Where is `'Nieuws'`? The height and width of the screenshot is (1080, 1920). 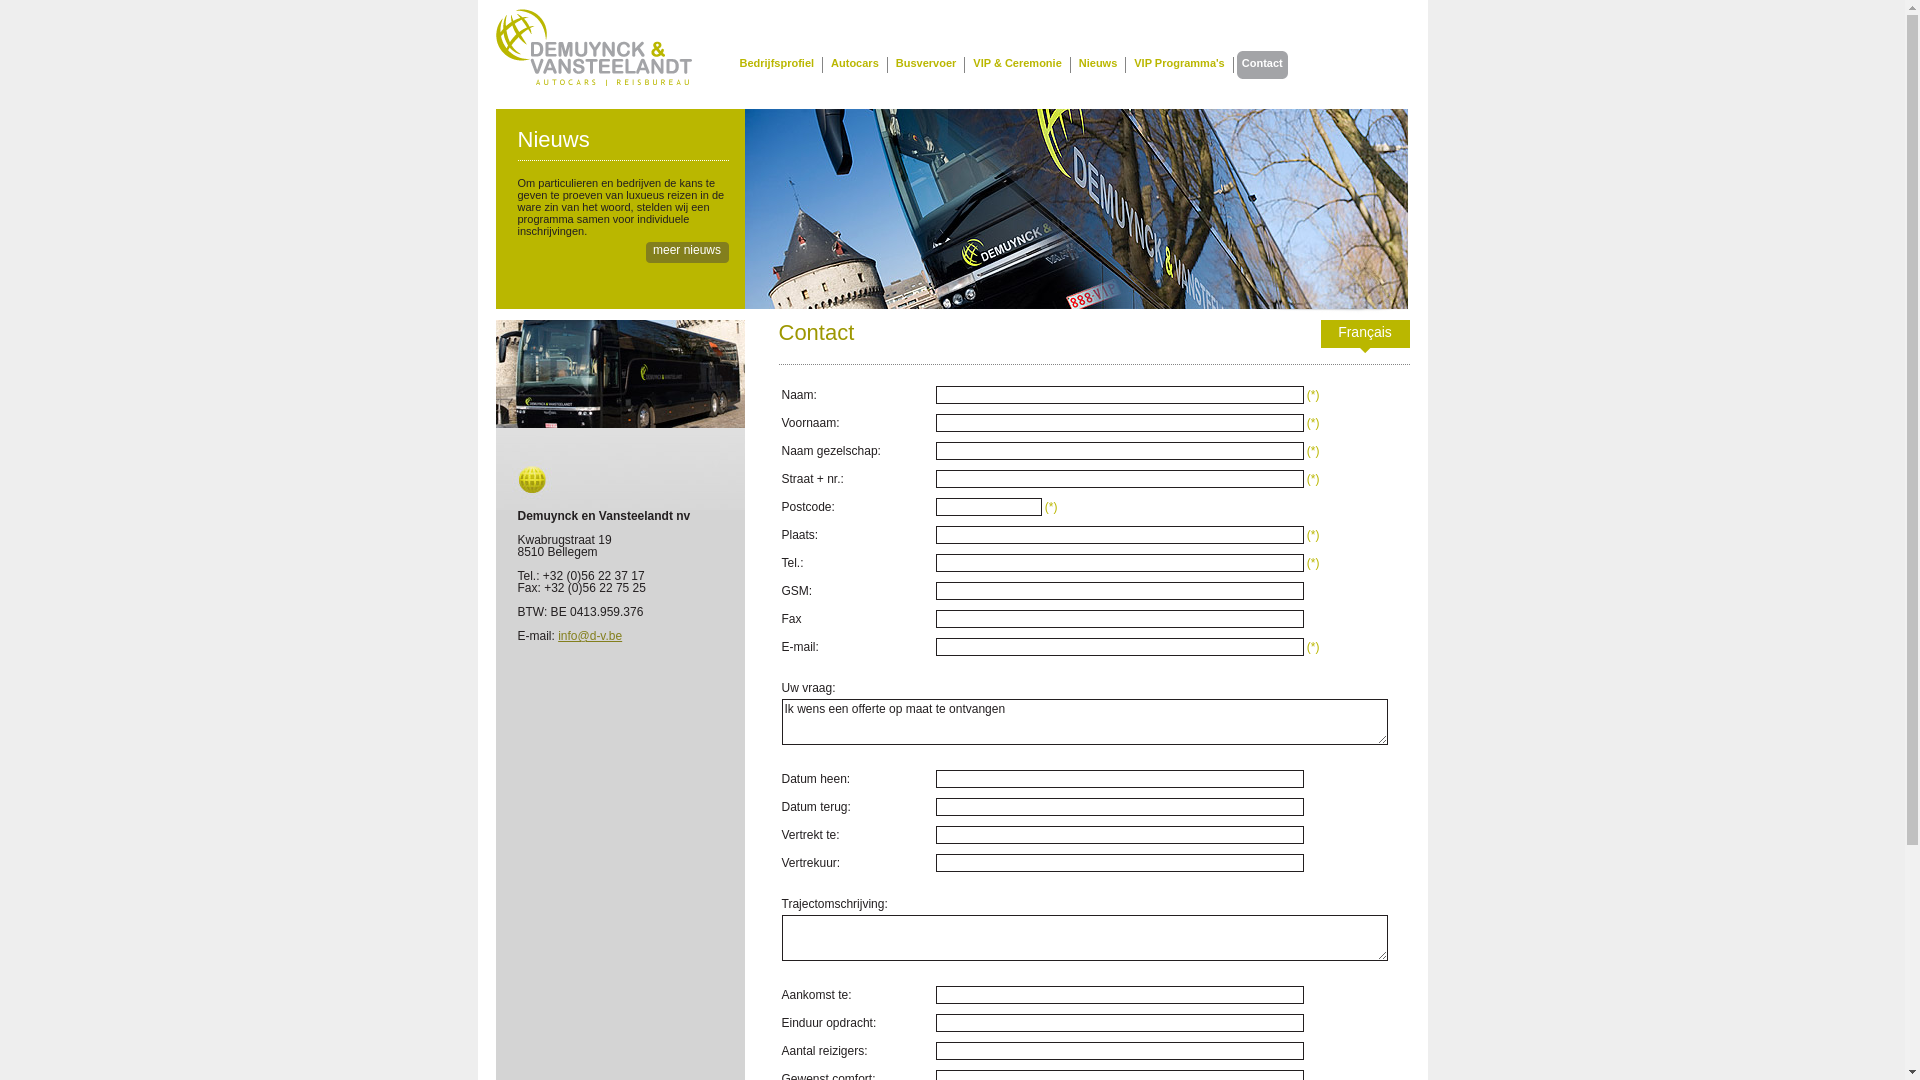
'Nieuws' is located at coordinates (1097, 64).